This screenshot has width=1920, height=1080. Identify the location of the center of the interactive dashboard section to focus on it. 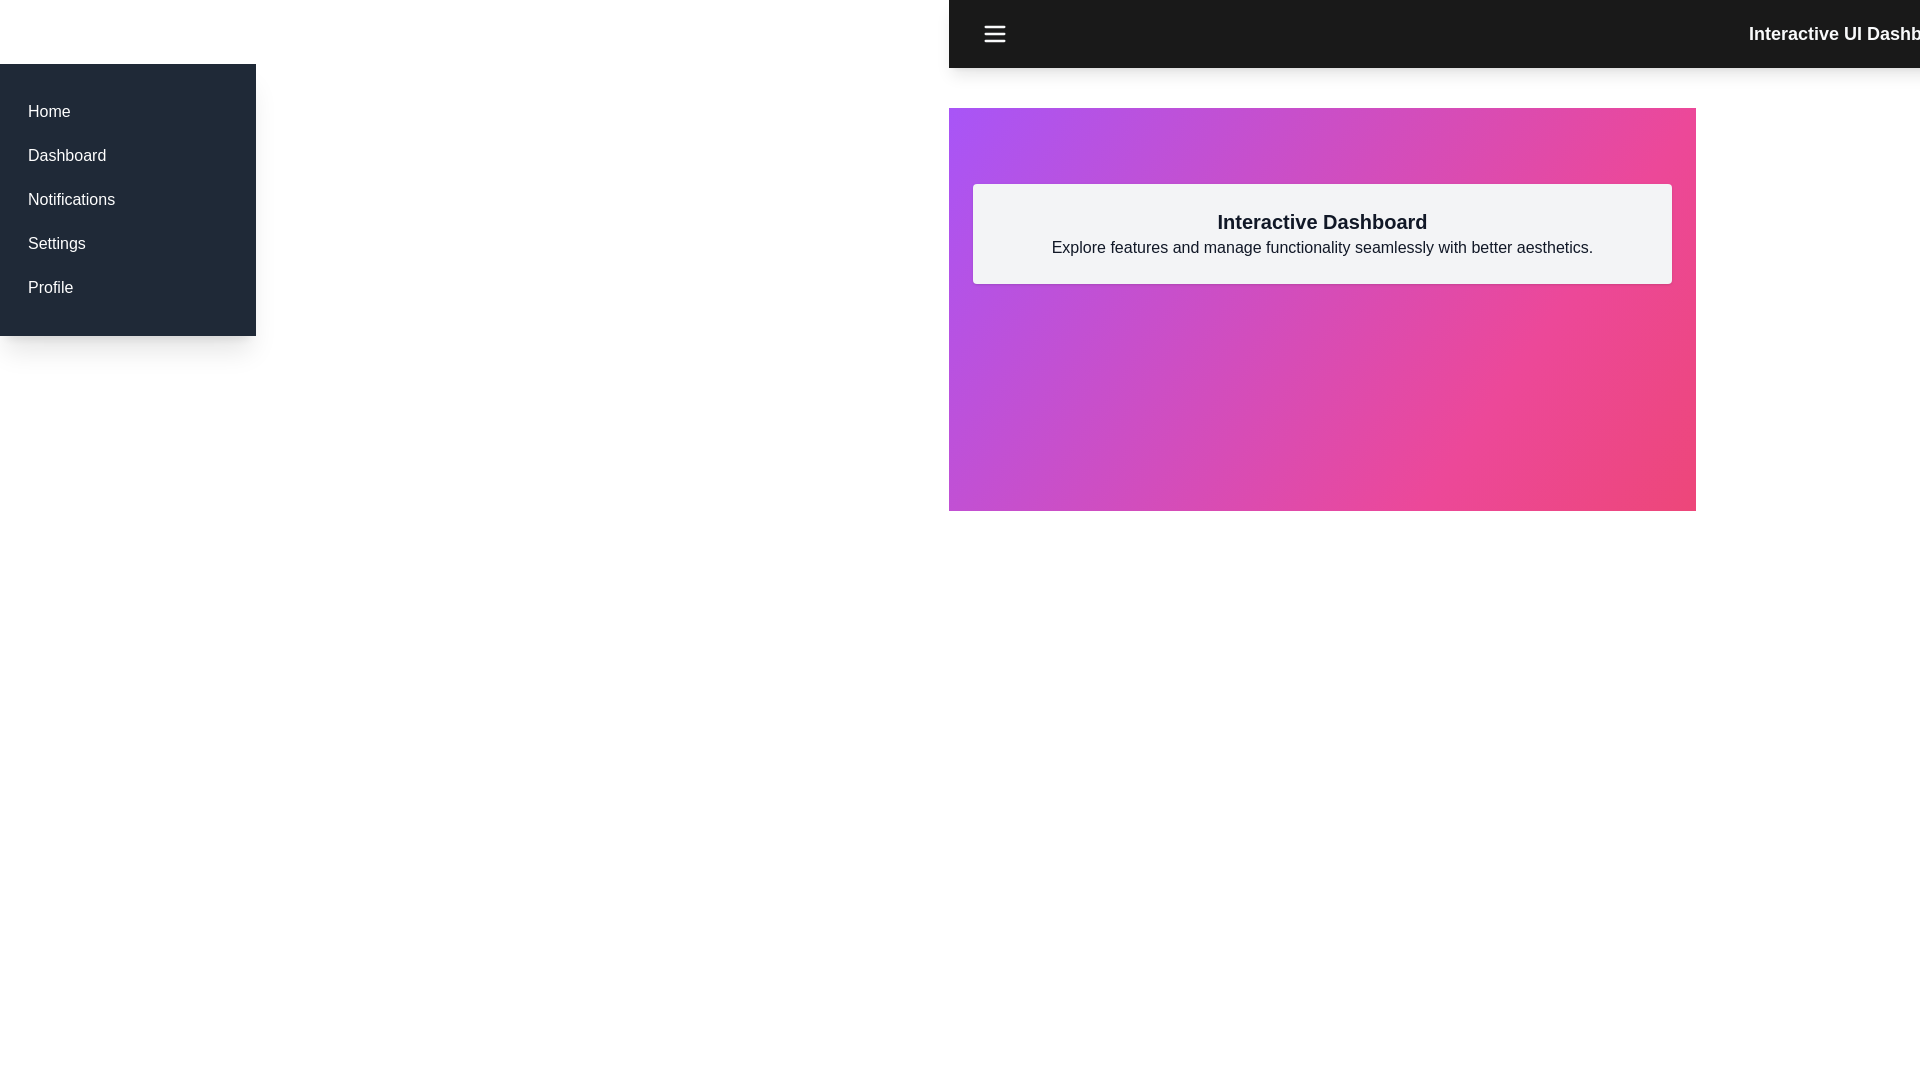
(1322, 196).